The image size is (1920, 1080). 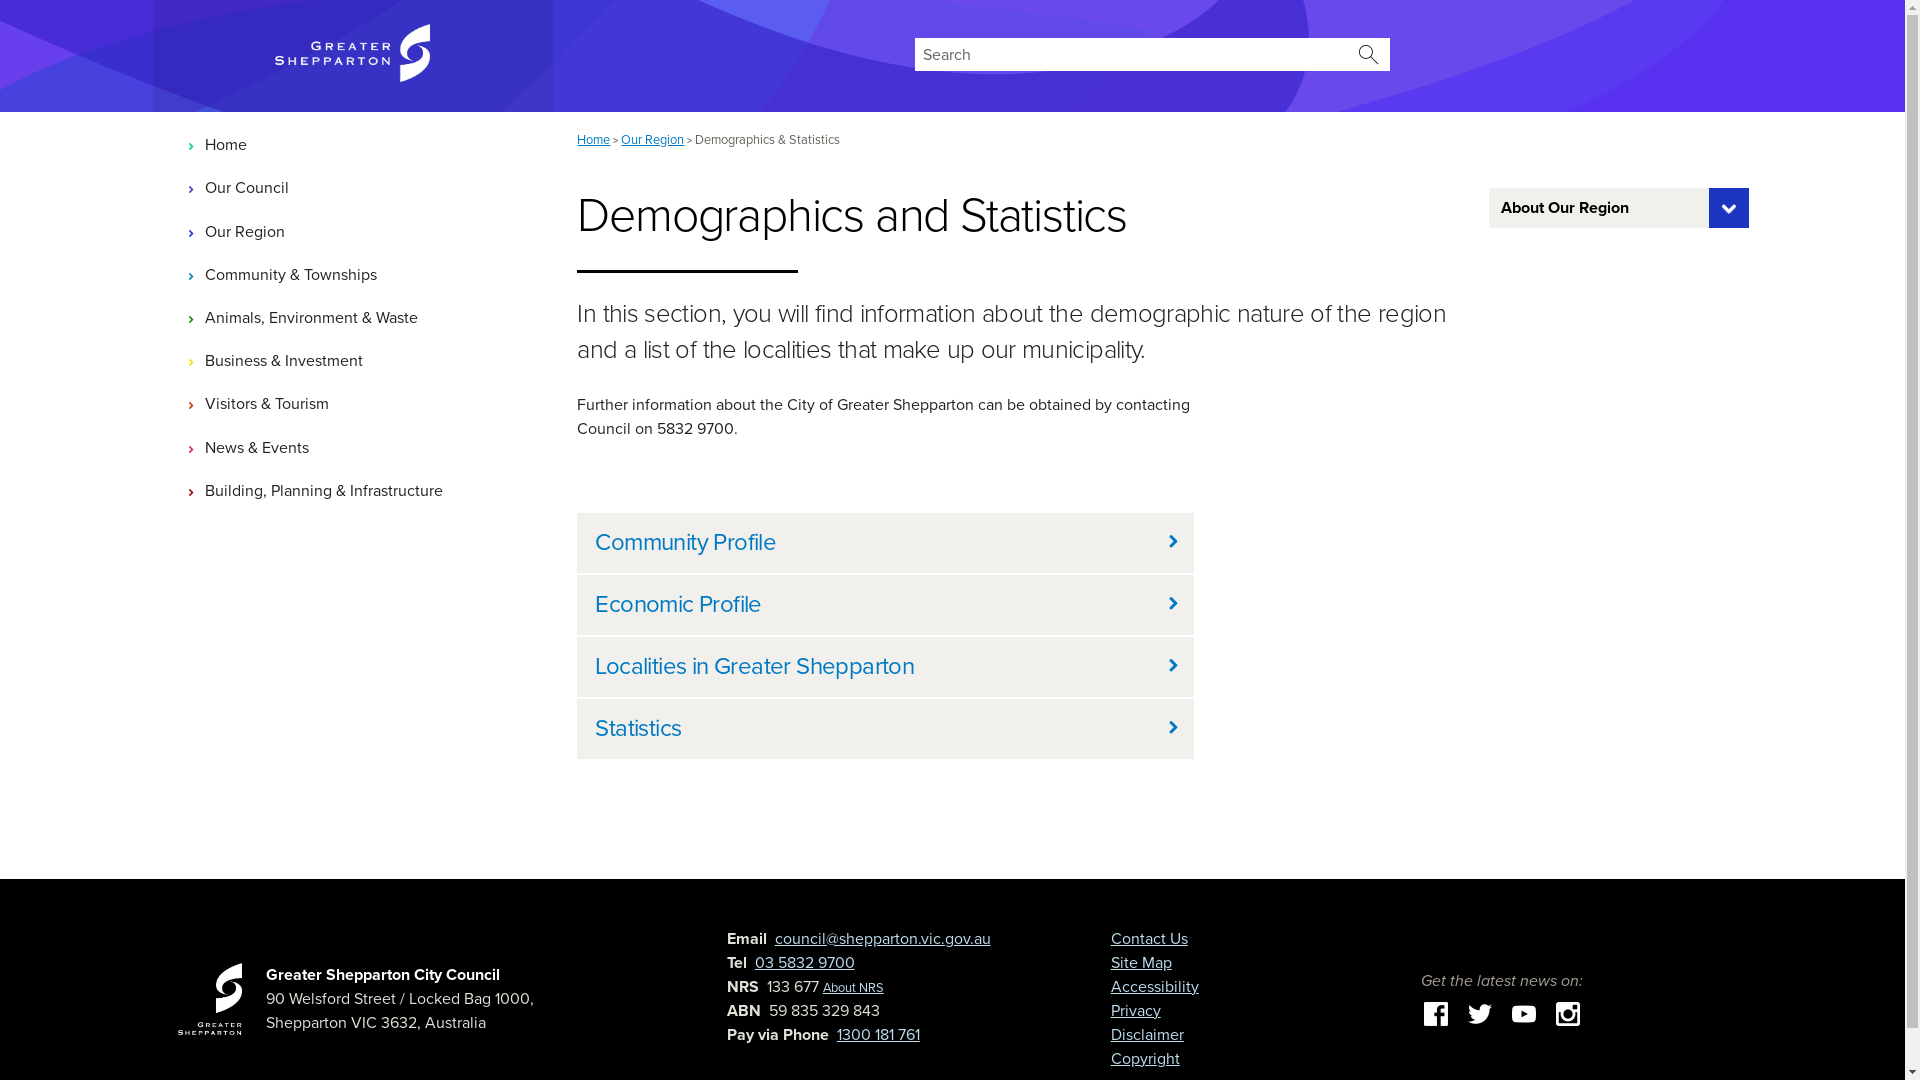 I want to click on 'Facebook', so click(x=1434, y=1013).